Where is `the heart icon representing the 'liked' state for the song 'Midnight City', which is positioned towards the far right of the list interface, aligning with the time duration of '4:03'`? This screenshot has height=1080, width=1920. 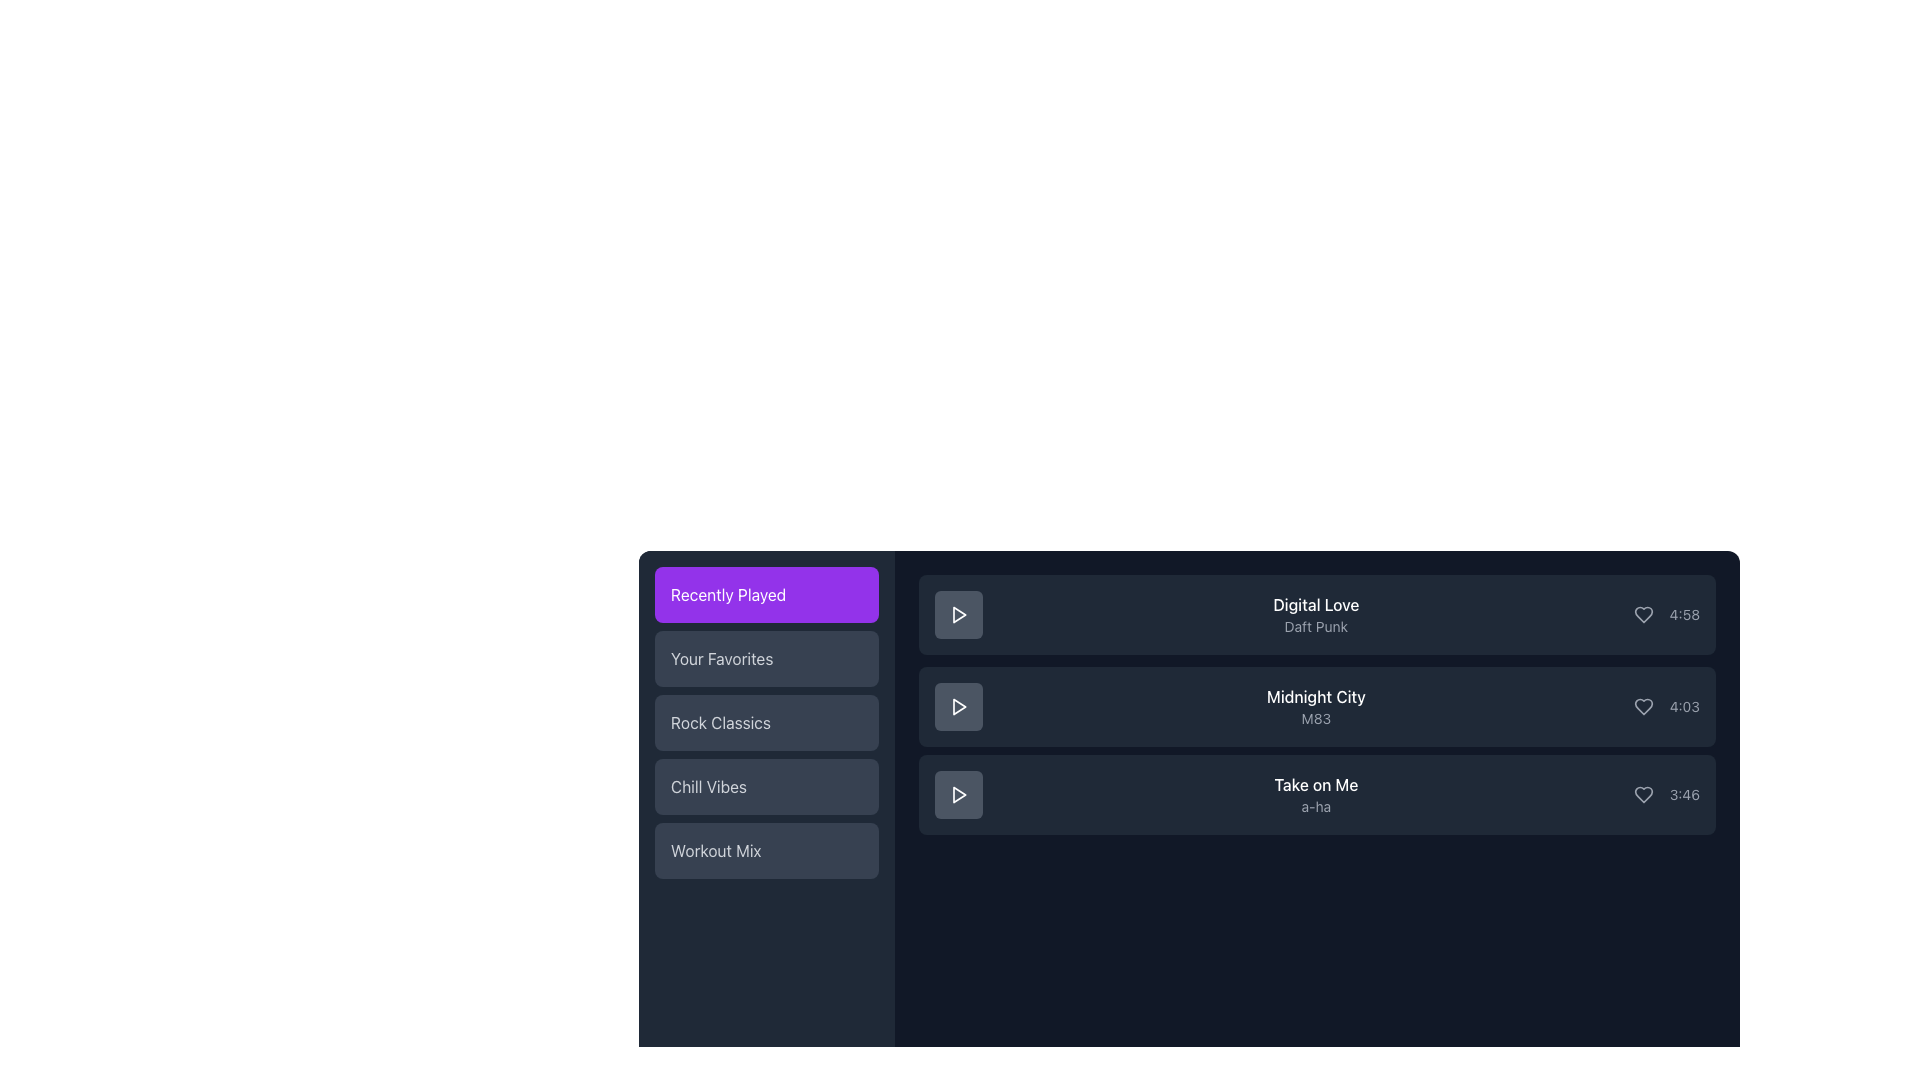
the heart icon representing the 'liked' state for the song 'Midnight City', which is positioned towards the far right of the list interface, aligning with the time duration of '4:03' is located at coordinates (1643, 705).